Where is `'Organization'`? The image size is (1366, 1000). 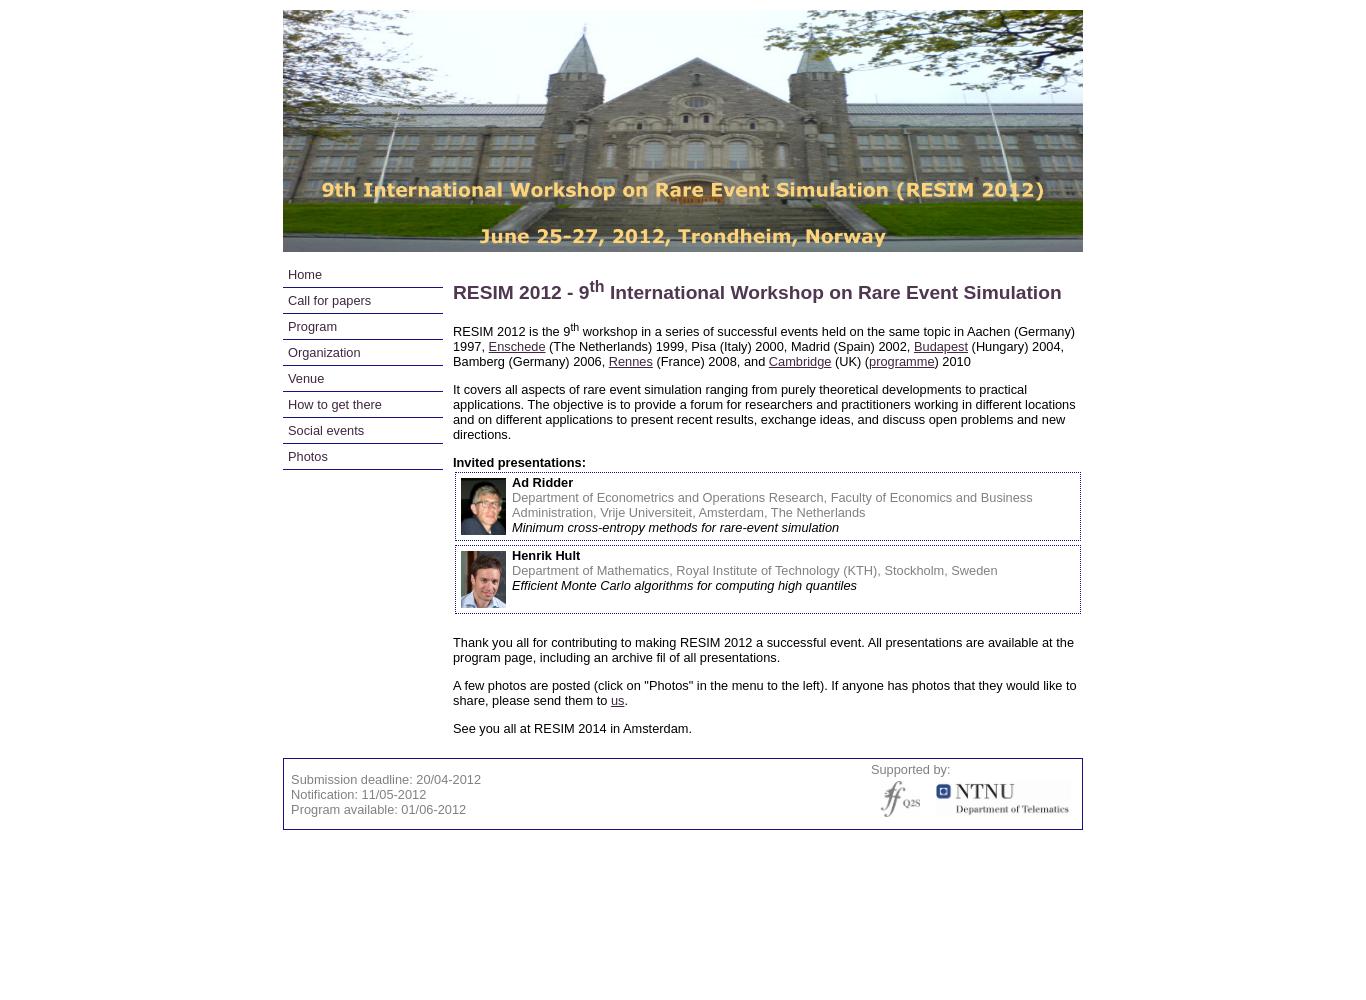 'Organization' is located at coordinates (324, 351).